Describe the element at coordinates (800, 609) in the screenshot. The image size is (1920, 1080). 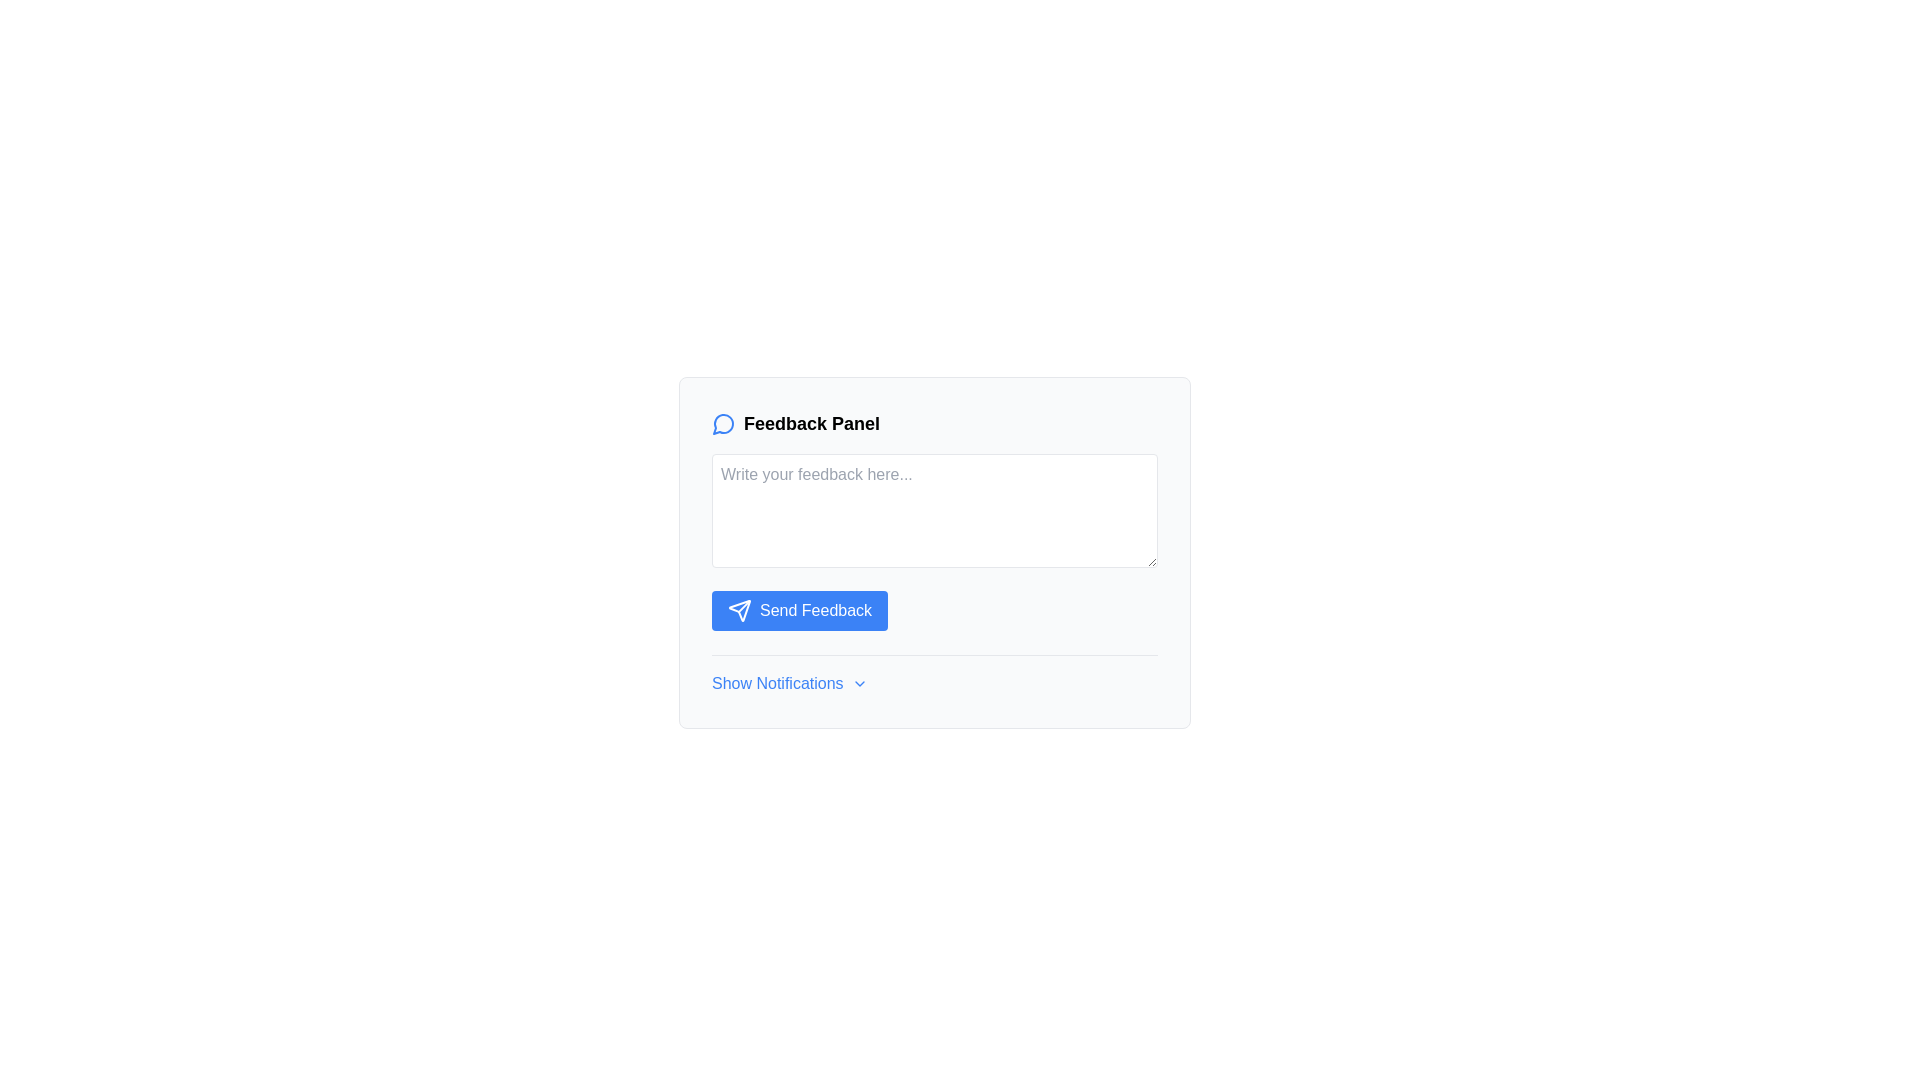
I see `the 'Send Feedback' button styled with a blue background and white text to observe the hover effect` at that location.